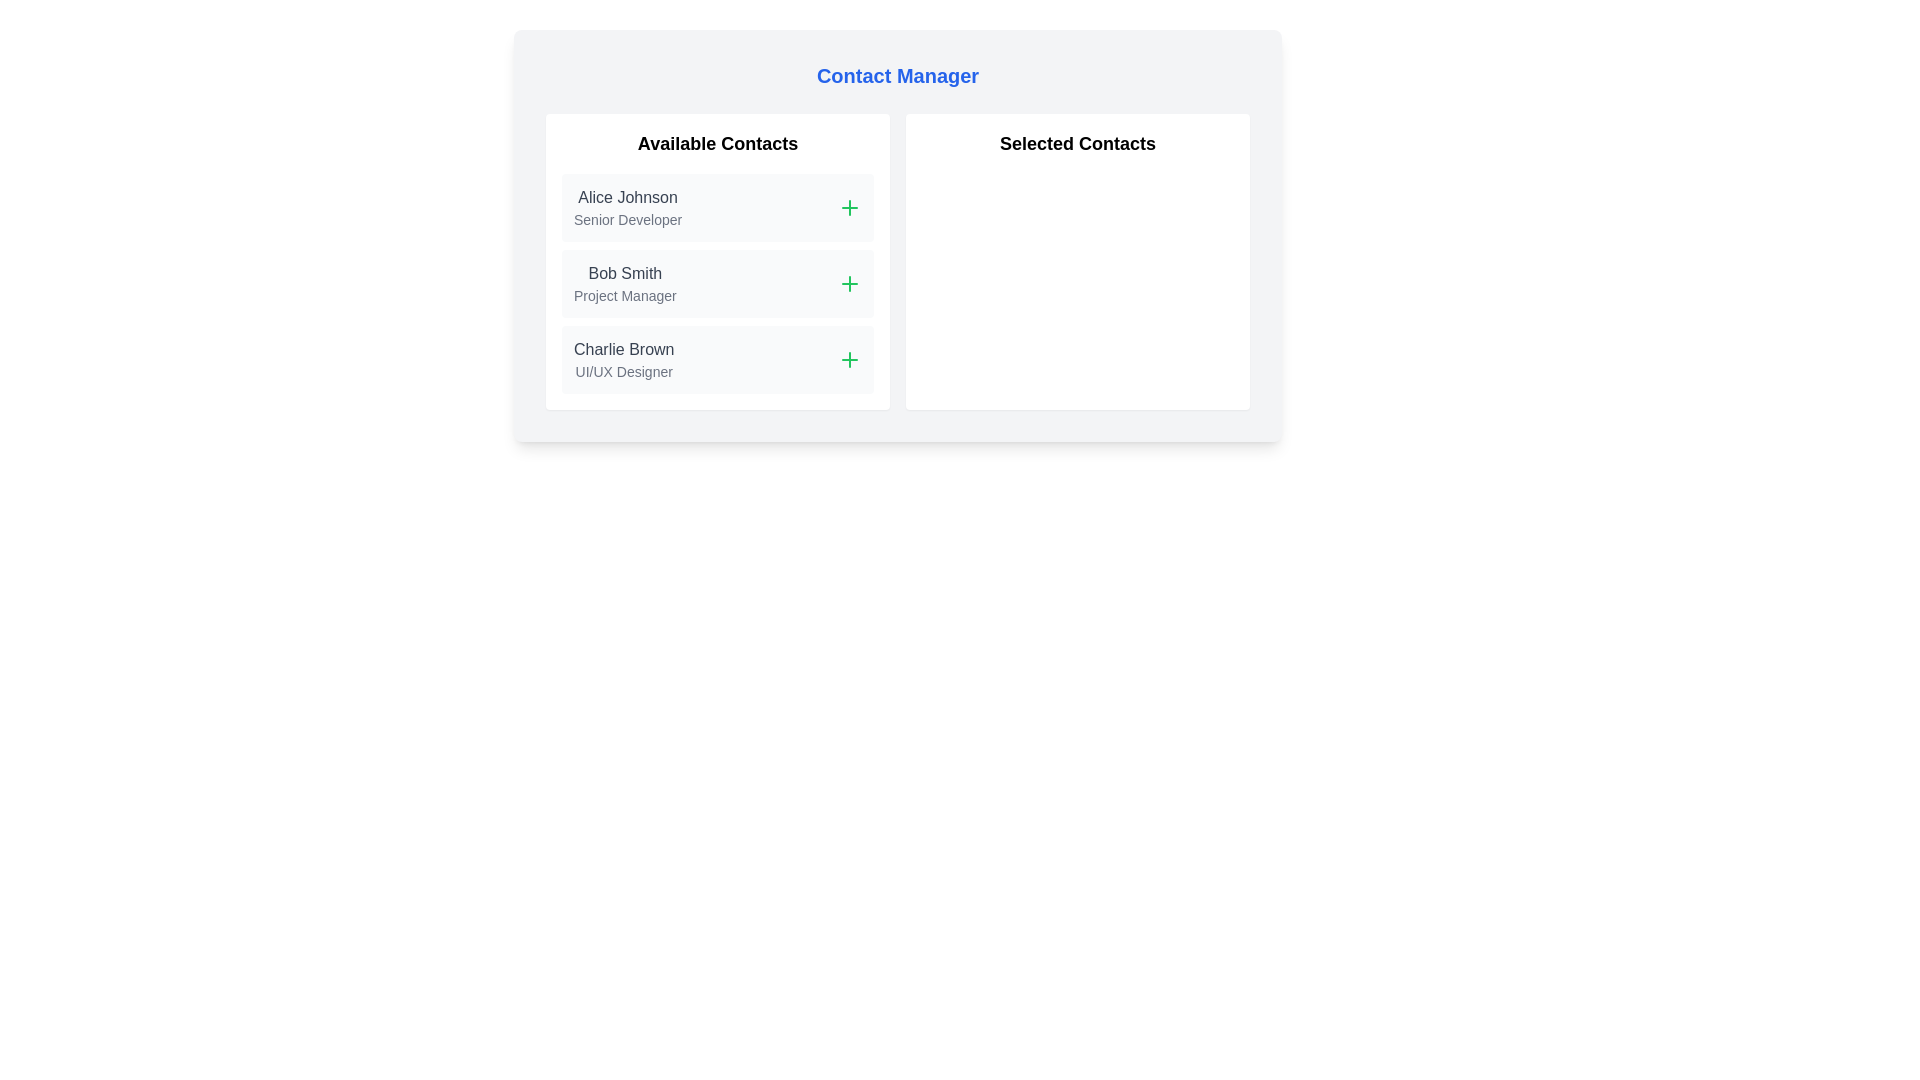 The height and width of the screenshot is (1080, 1920). Describe the element at coordinates (623, 358) in the screenshot. I see `the text display element that shows the name and role of a contact, which is the third item in the 'Available Contacts' section below 'Bob Smith'` at that location.